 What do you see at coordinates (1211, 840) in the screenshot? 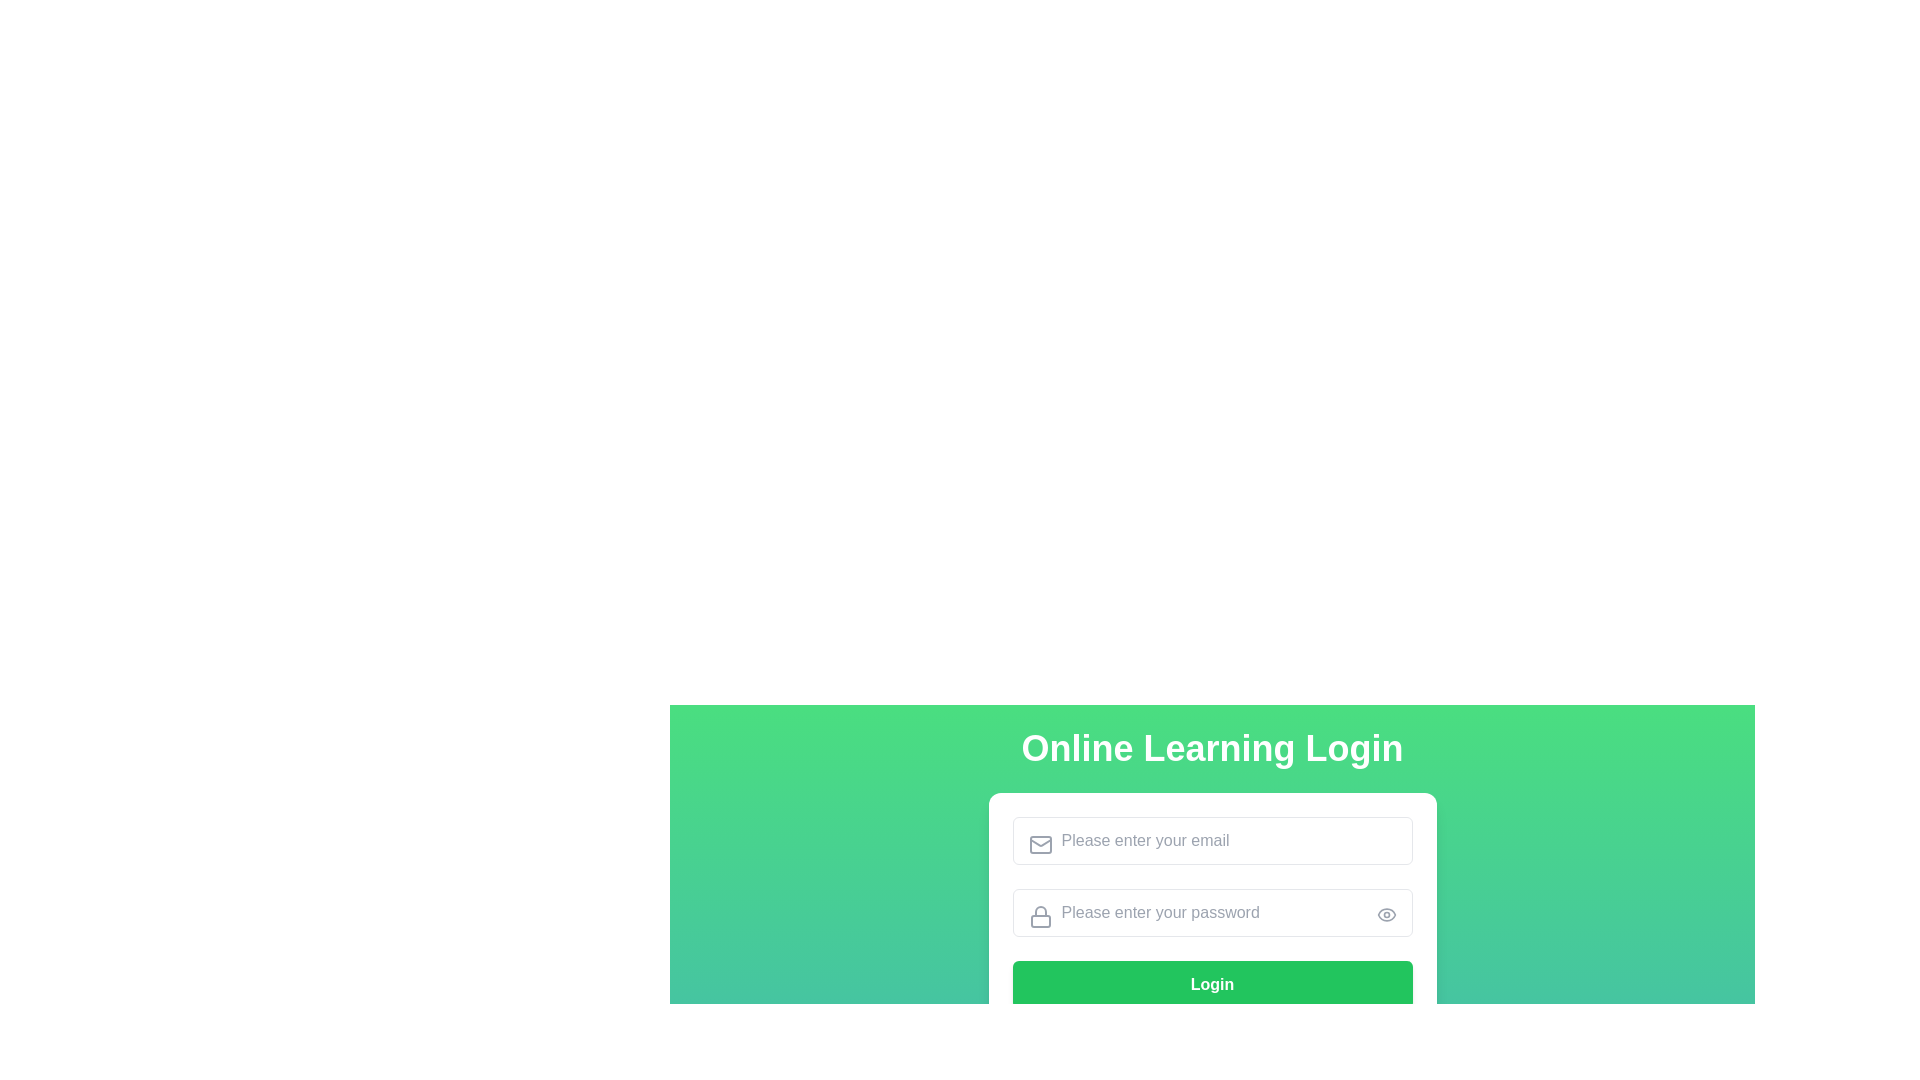
I see `the email input field located beneath the 'Online Learning Login' heading to focus on it` at bounding box center [1211, 840].